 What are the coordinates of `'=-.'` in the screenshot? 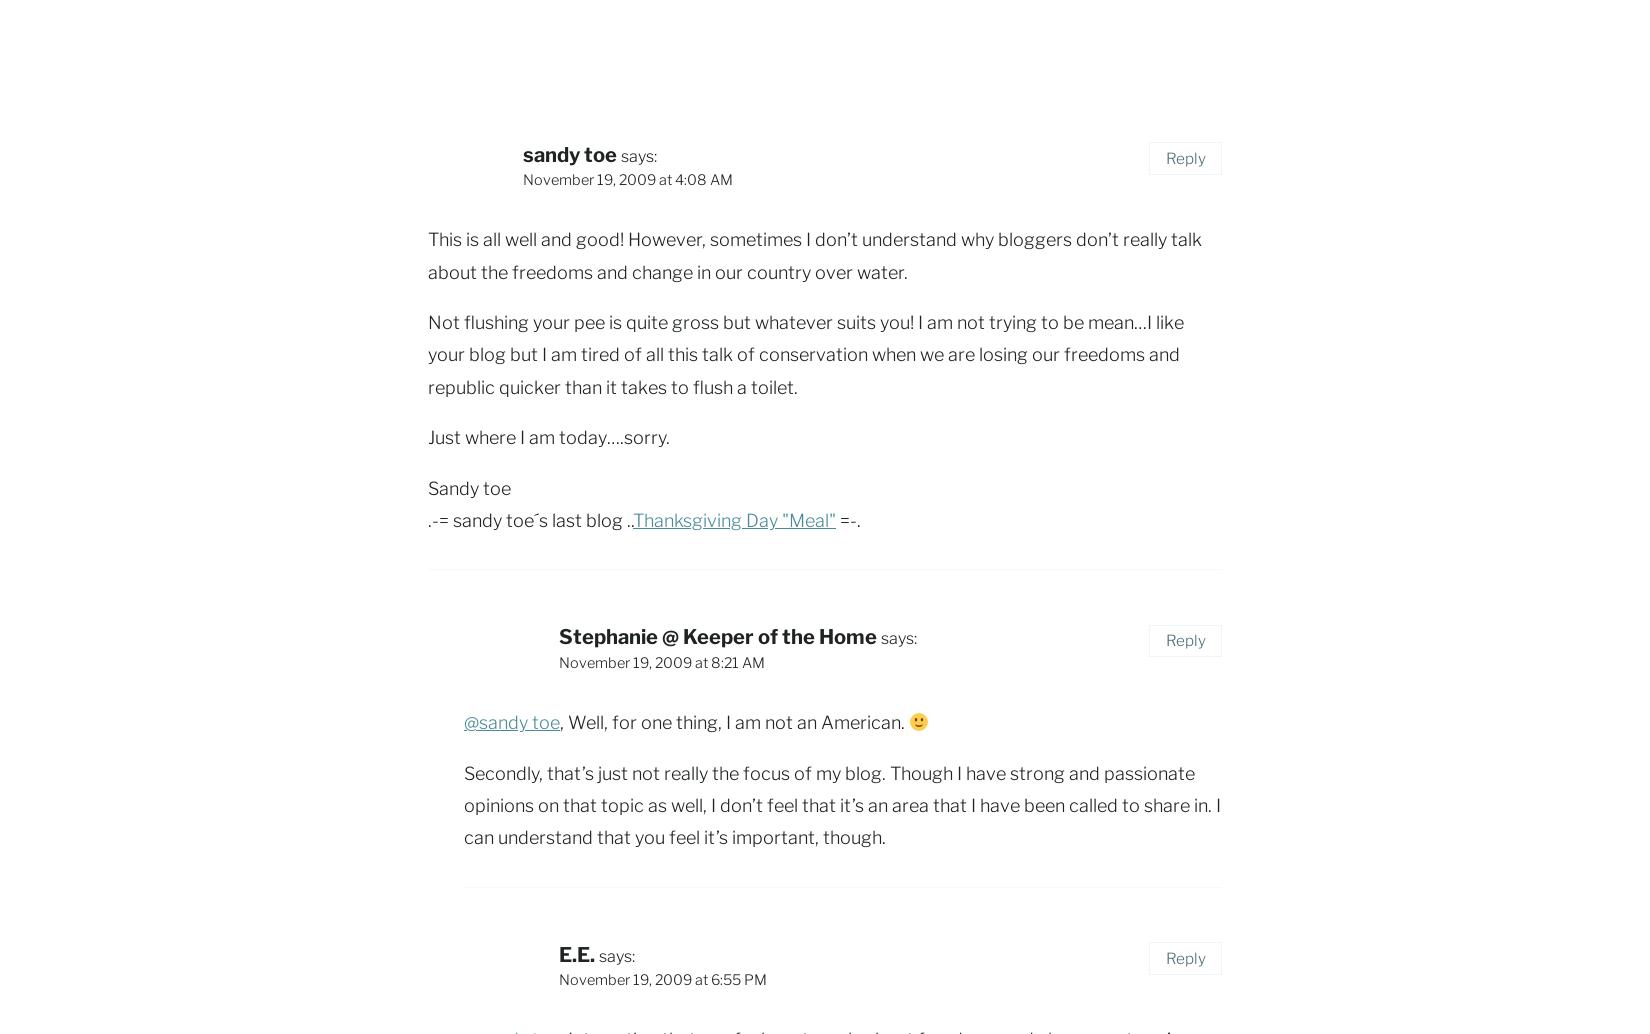 It's located at (836, 520).